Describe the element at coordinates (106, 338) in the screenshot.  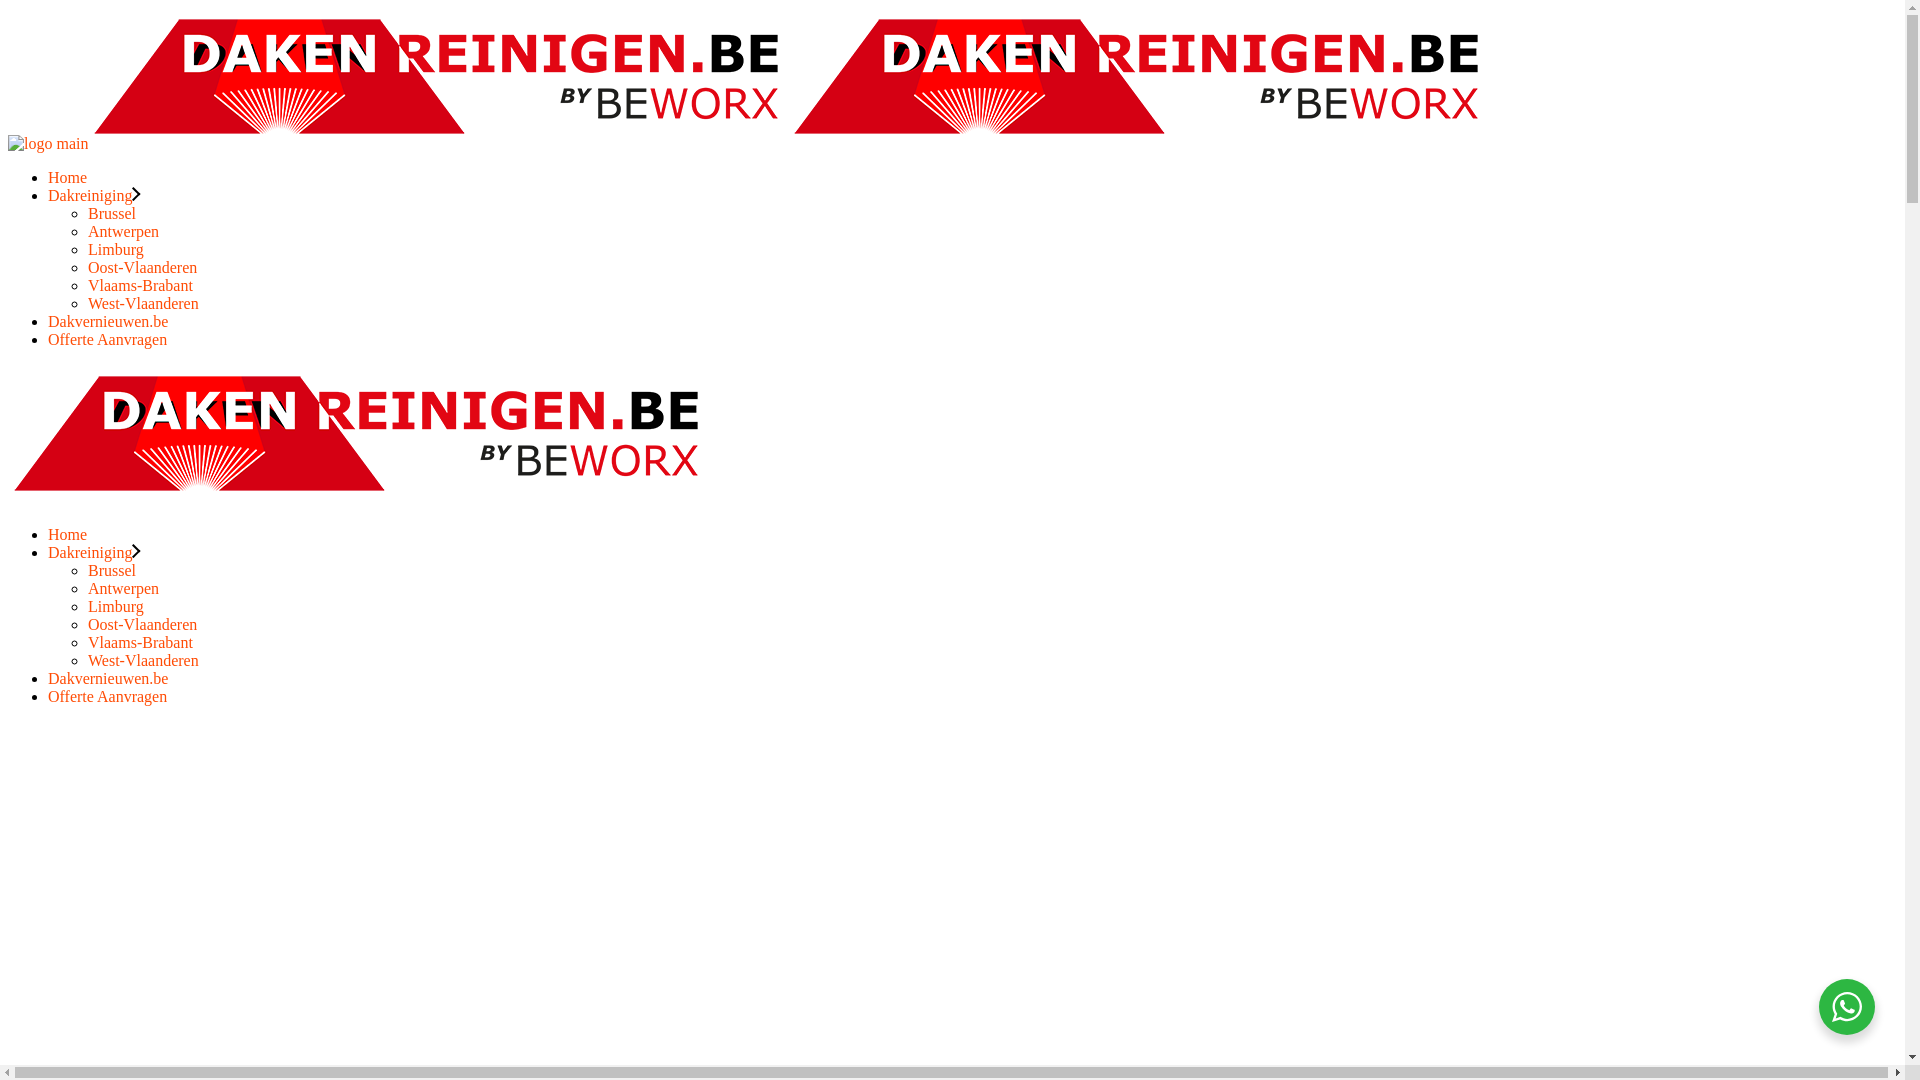
I see `'Offerte Aanvragen'` at that location.